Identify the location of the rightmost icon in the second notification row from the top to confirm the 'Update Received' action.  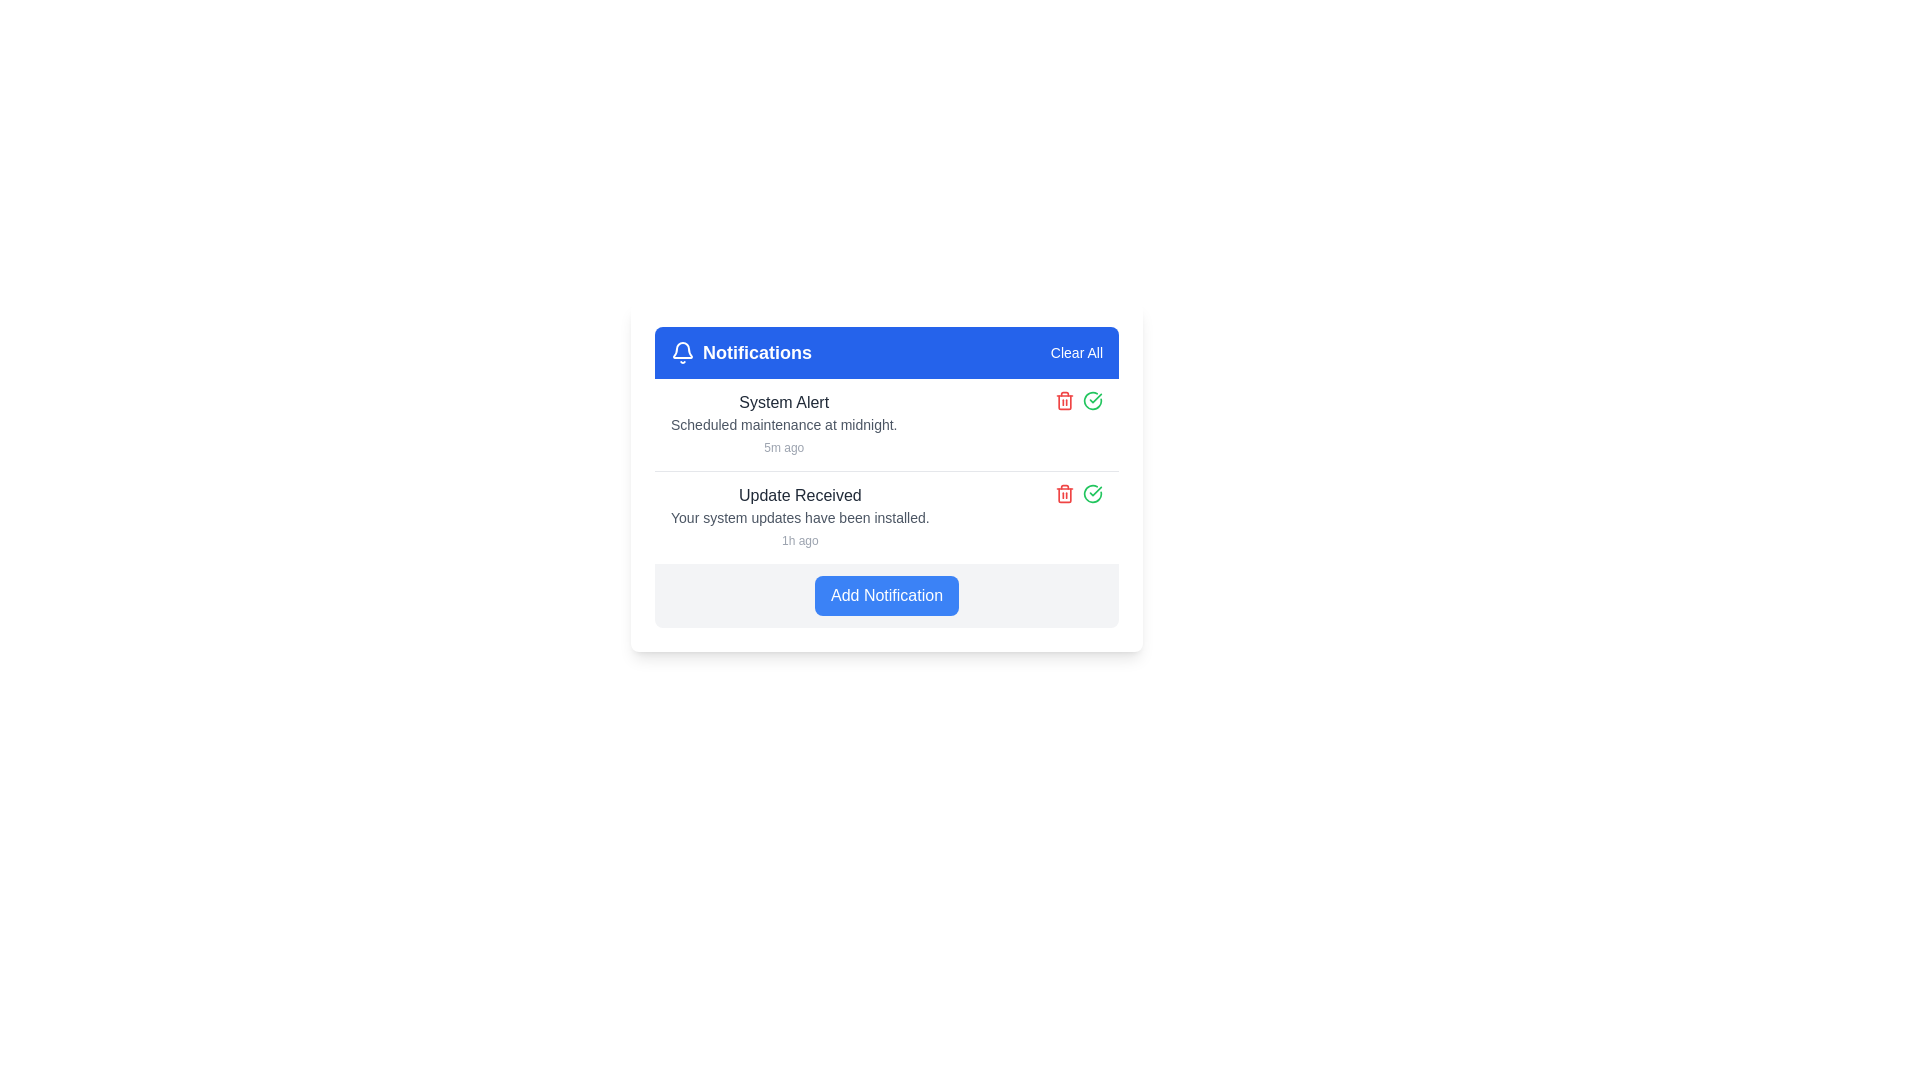
(1092, 401).